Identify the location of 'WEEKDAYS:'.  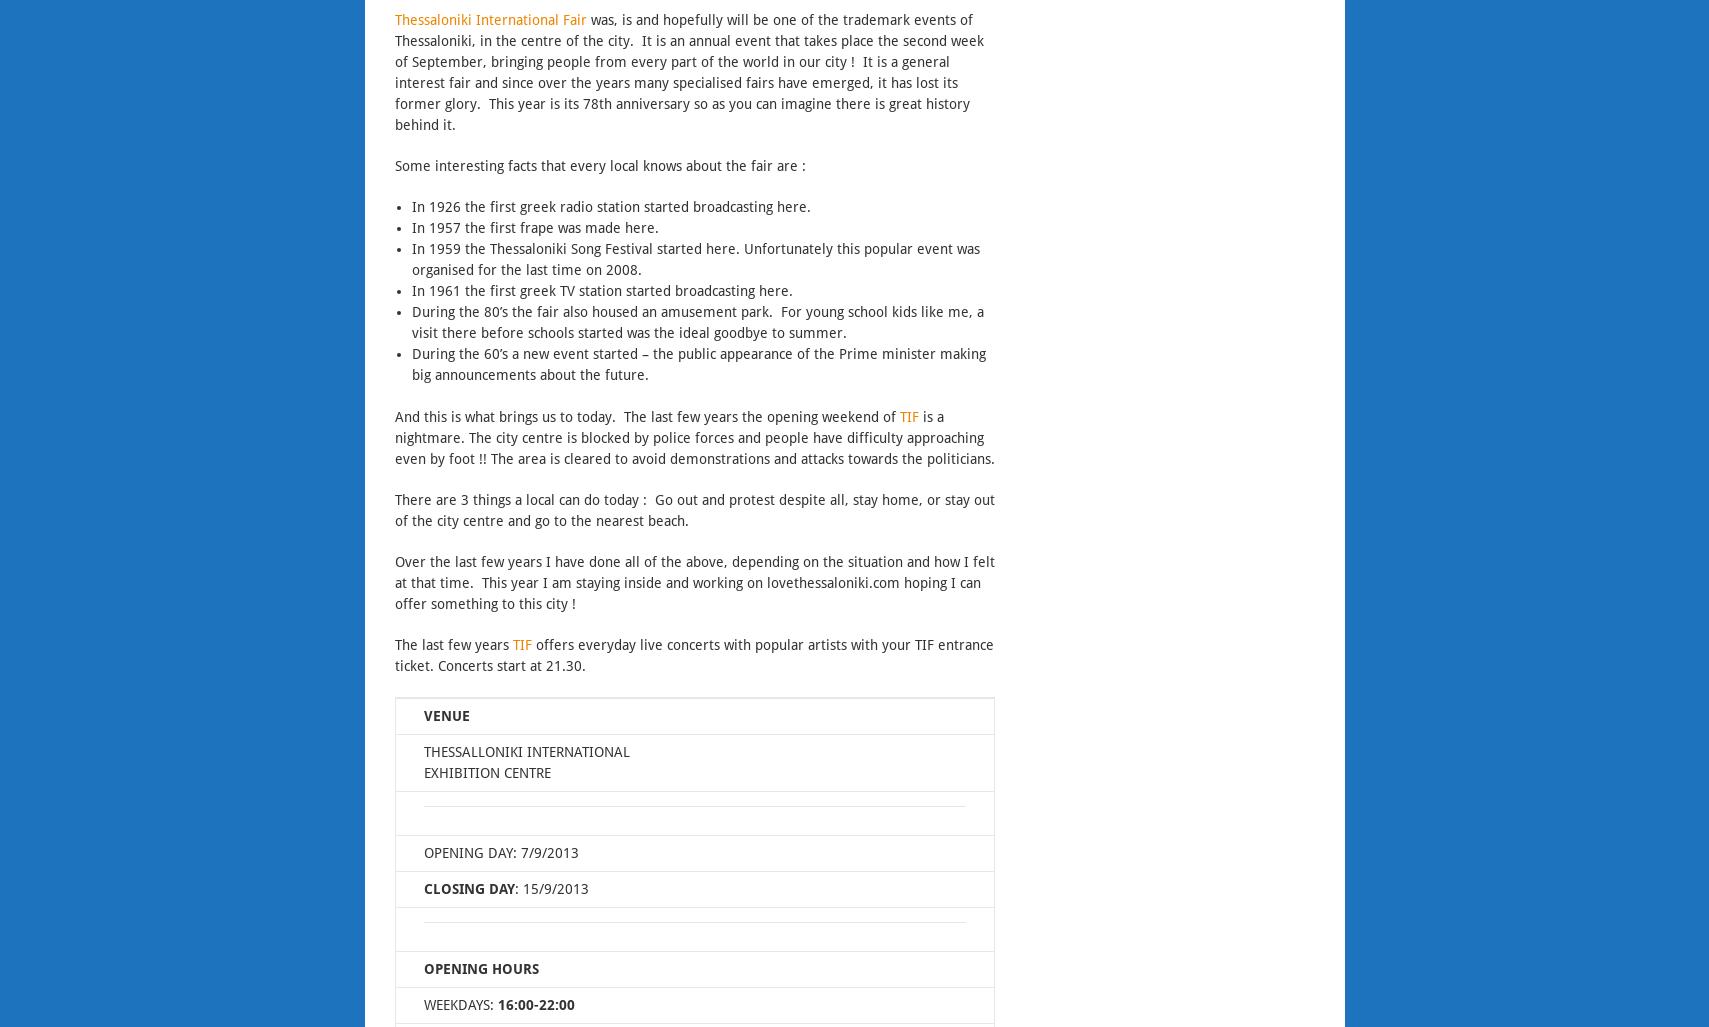
(421, 1005).